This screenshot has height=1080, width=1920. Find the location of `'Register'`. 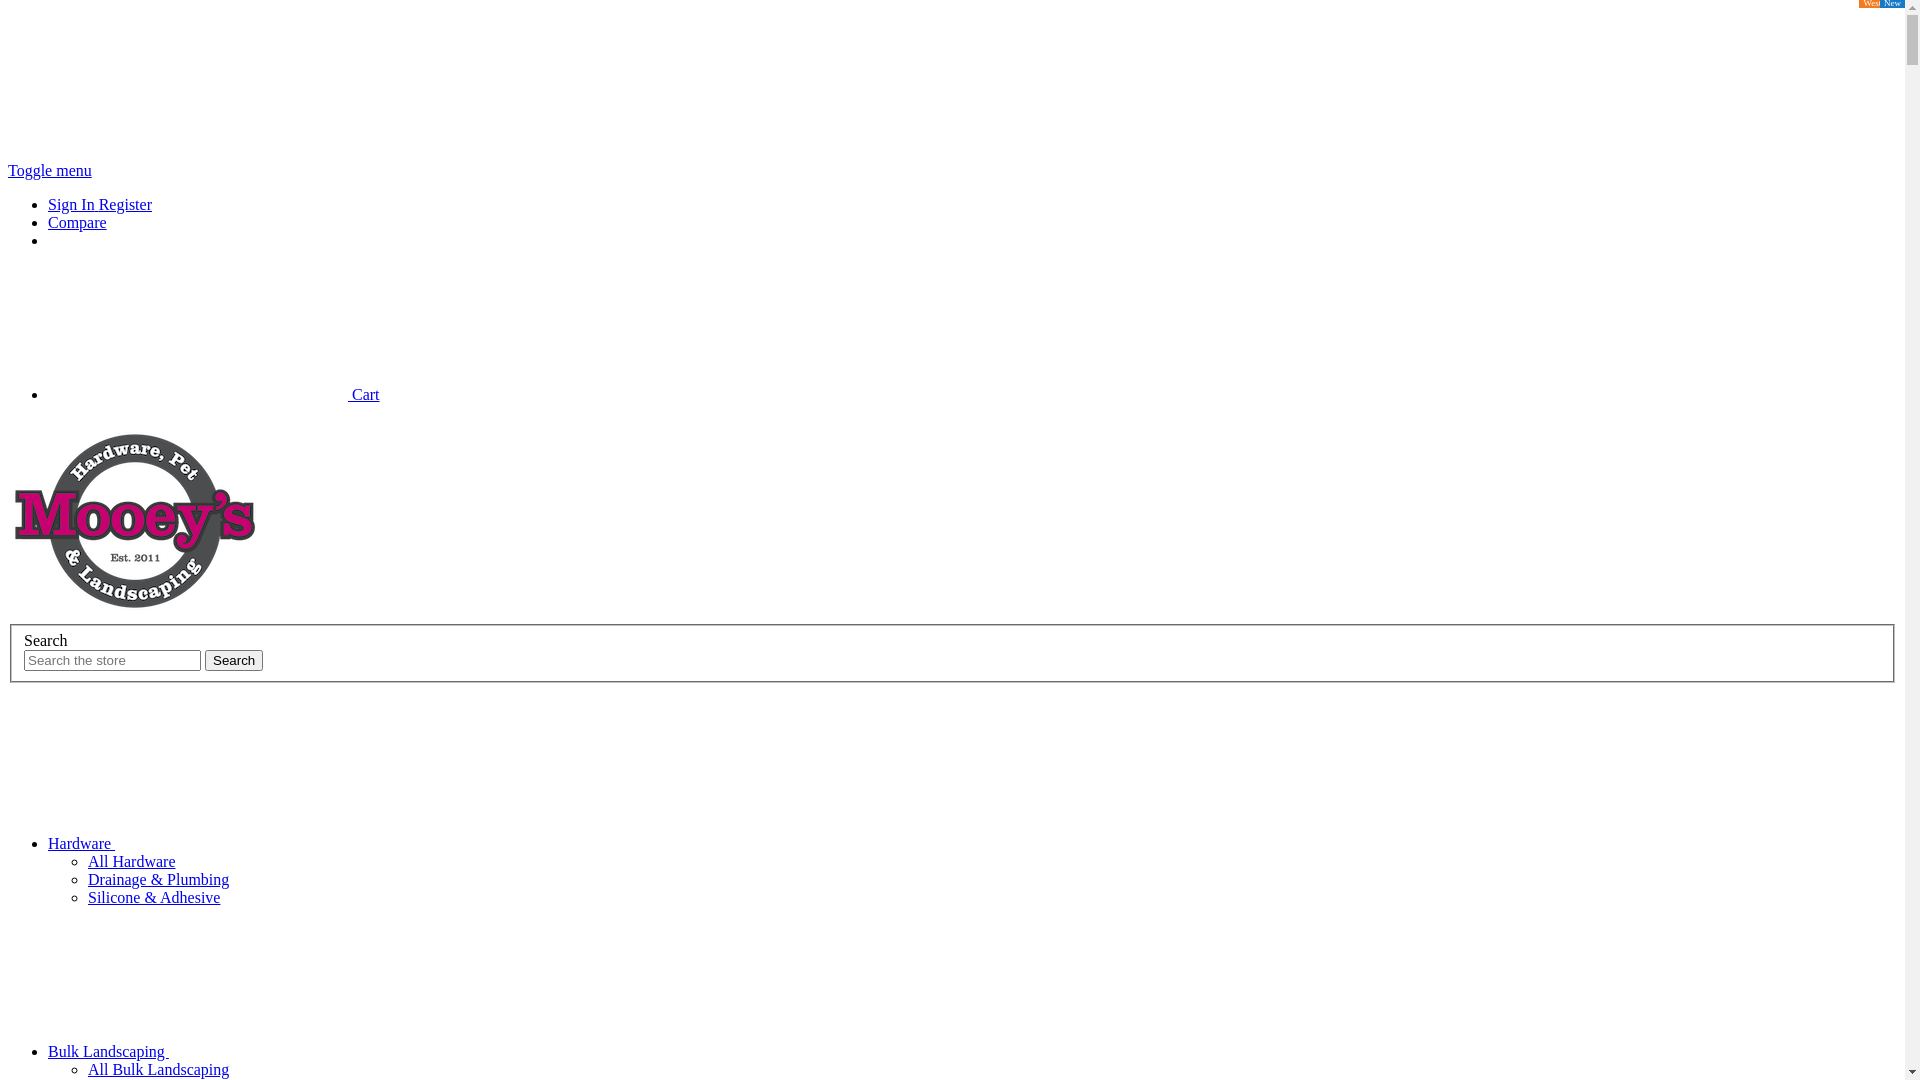

'Register' is located at coordinates (124, 204).